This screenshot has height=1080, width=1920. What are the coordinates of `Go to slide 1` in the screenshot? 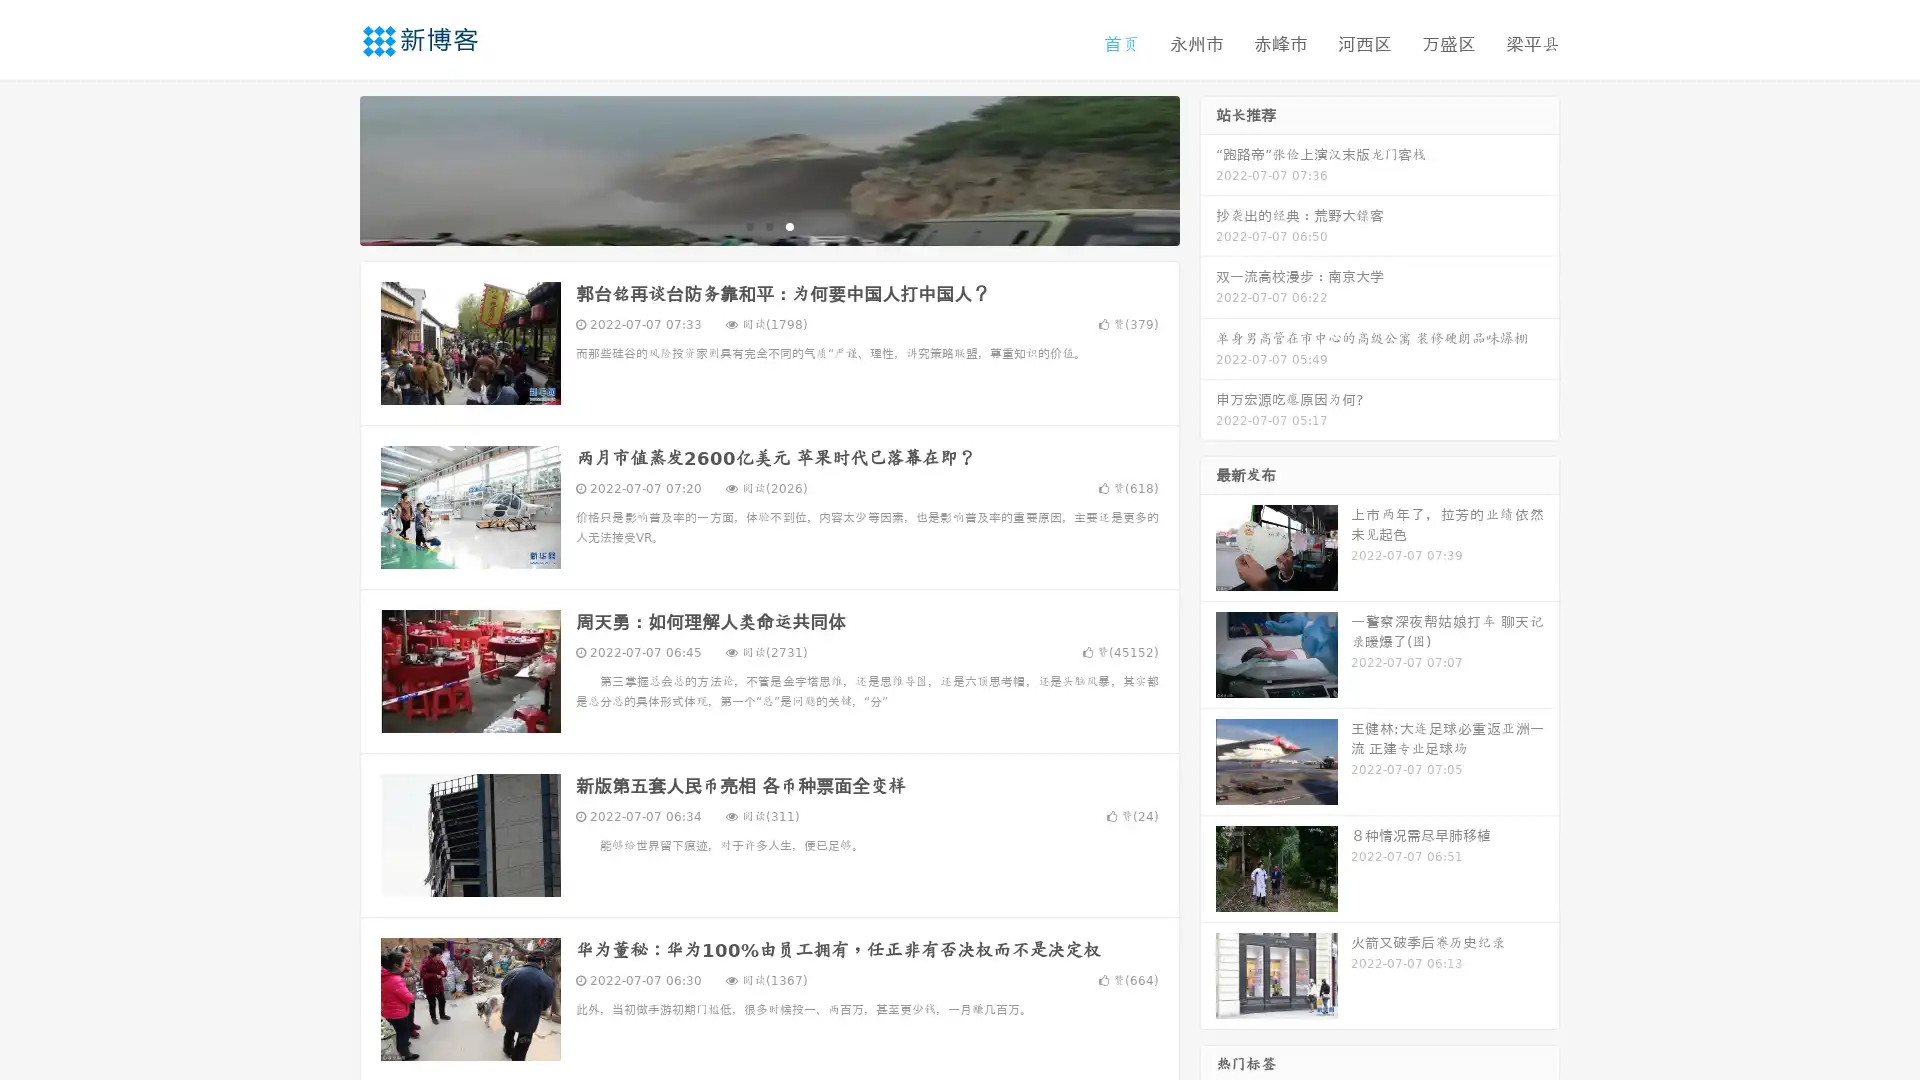 It's located at (748, 225).